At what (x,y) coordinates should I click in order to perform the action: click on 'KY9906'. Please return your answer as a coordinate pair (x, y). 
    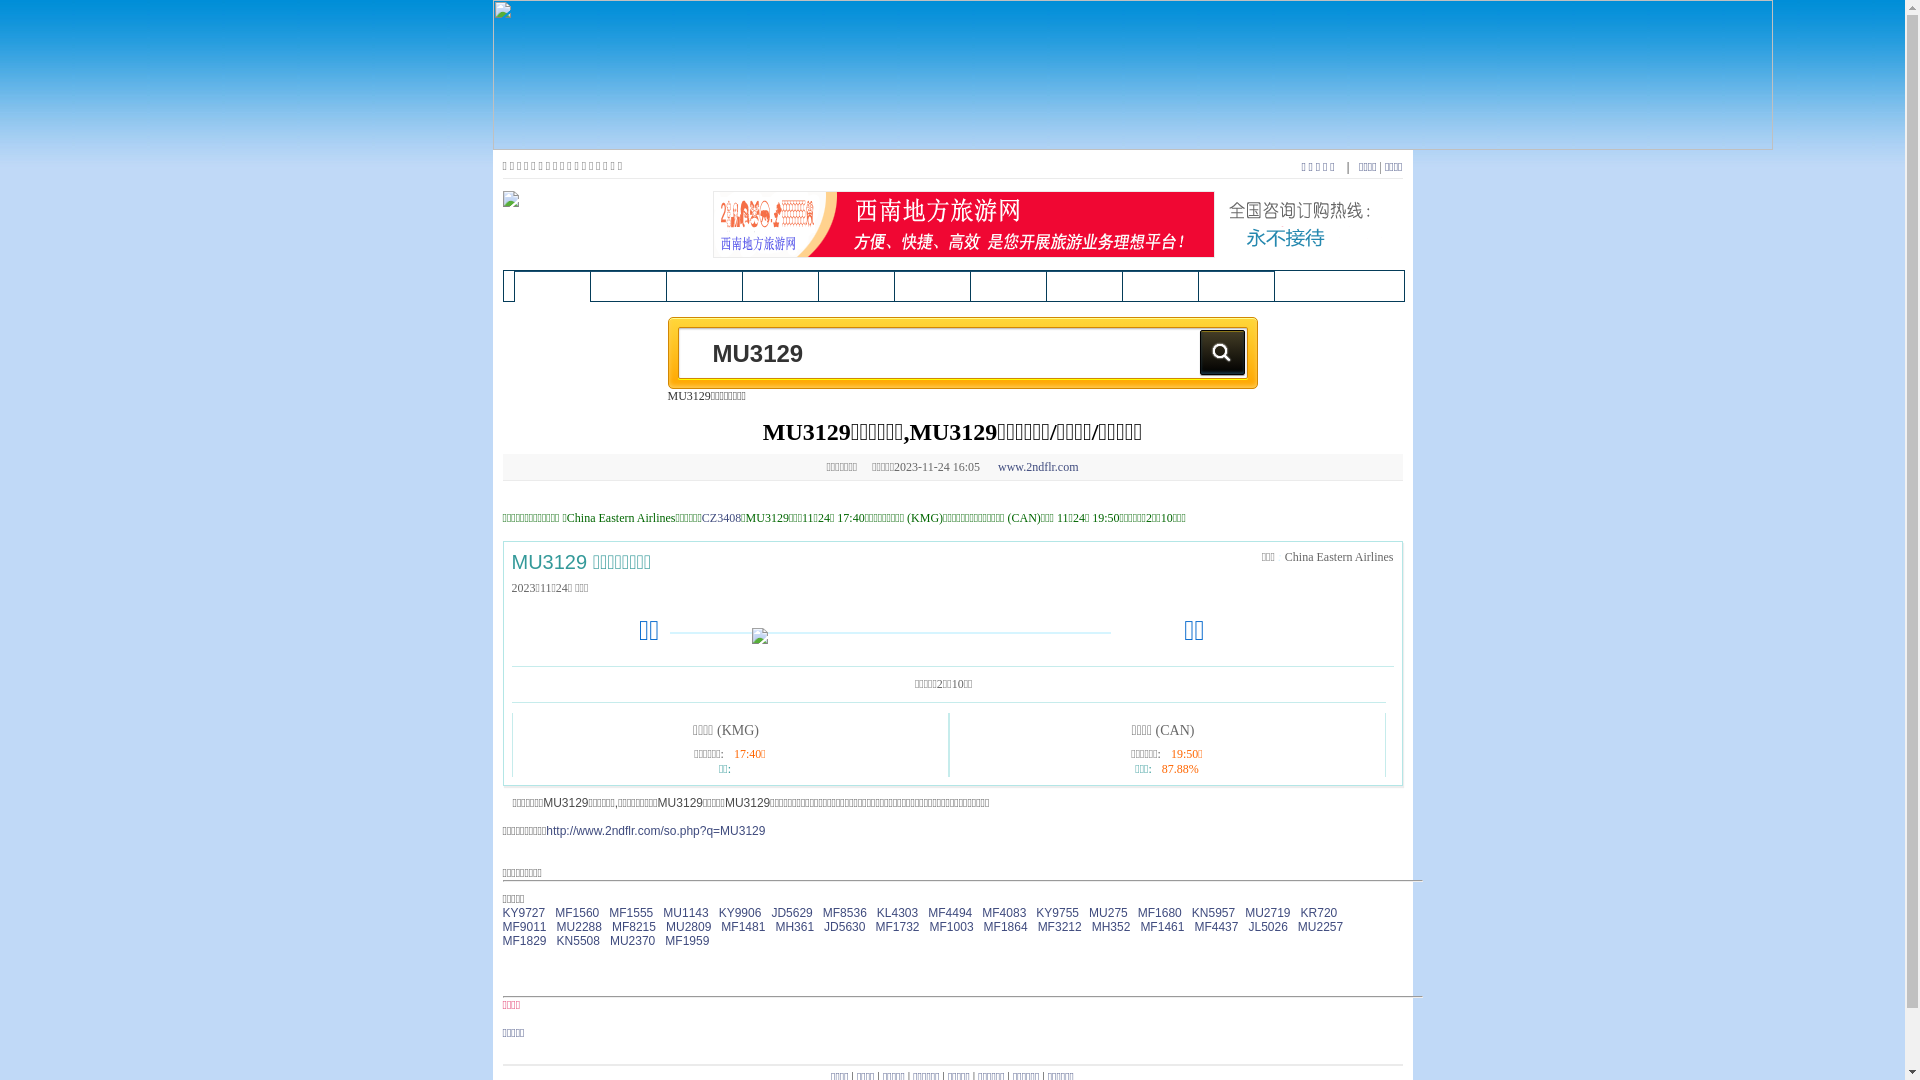
    Looking at the image, I should click on (739, 913).